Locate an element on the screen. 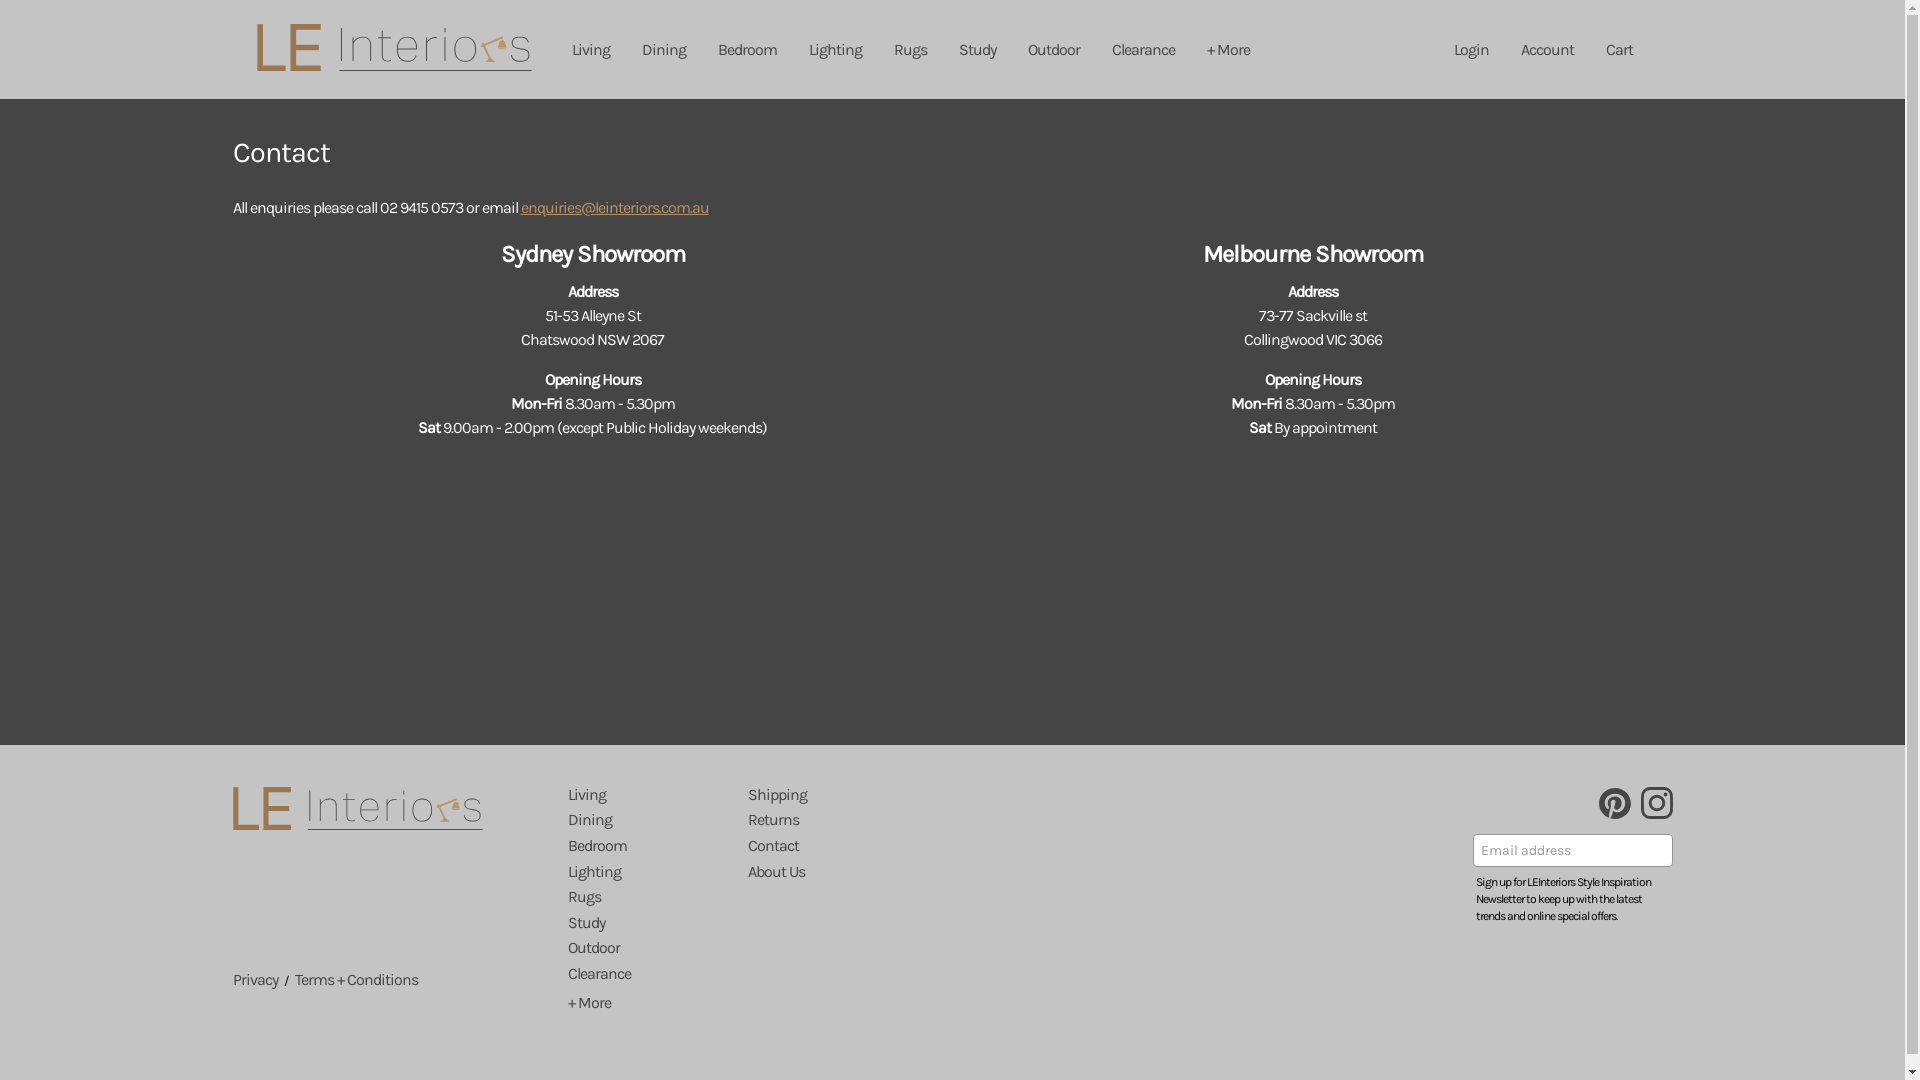  'Bedroom' is located at coordinates (566, 845).